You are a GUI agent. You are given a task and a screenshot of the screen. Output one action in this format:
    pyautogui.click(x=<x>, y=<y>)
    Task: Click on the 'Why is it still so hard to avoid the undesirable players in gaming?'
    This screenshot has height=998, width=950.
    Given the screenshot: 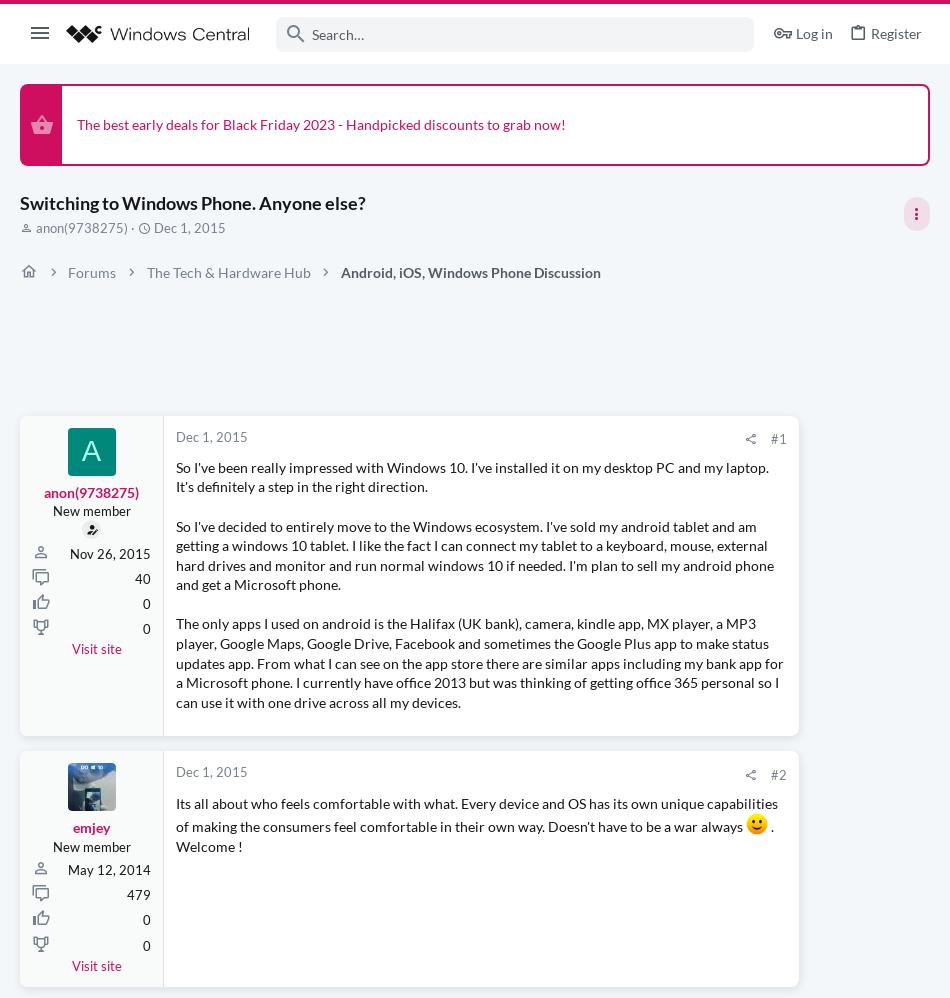 What is the action you would take?
    pyautogui.click(x=767, y=476)
    